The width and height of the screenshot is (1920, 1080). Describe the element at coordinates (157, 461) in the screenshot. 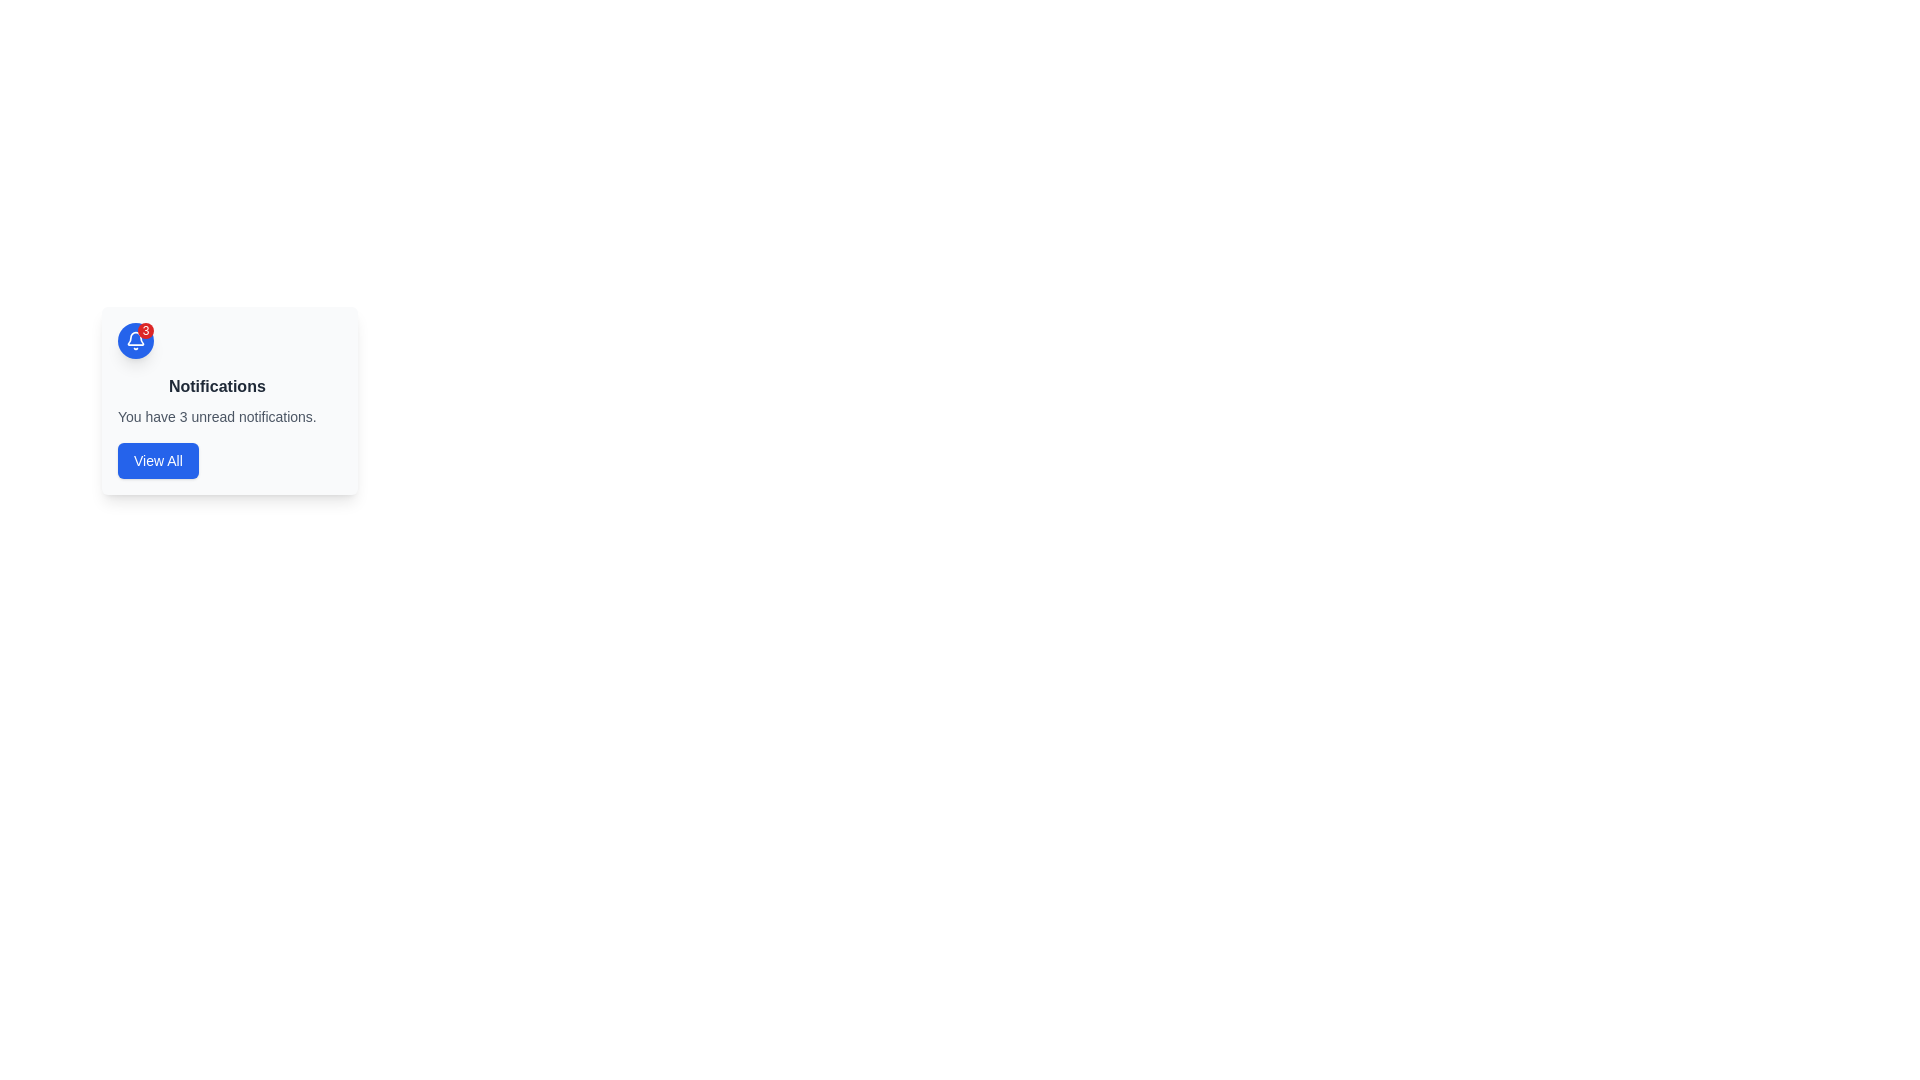

I see `the 'View All Notifications' button located at the bottom of the notification card` at that location.